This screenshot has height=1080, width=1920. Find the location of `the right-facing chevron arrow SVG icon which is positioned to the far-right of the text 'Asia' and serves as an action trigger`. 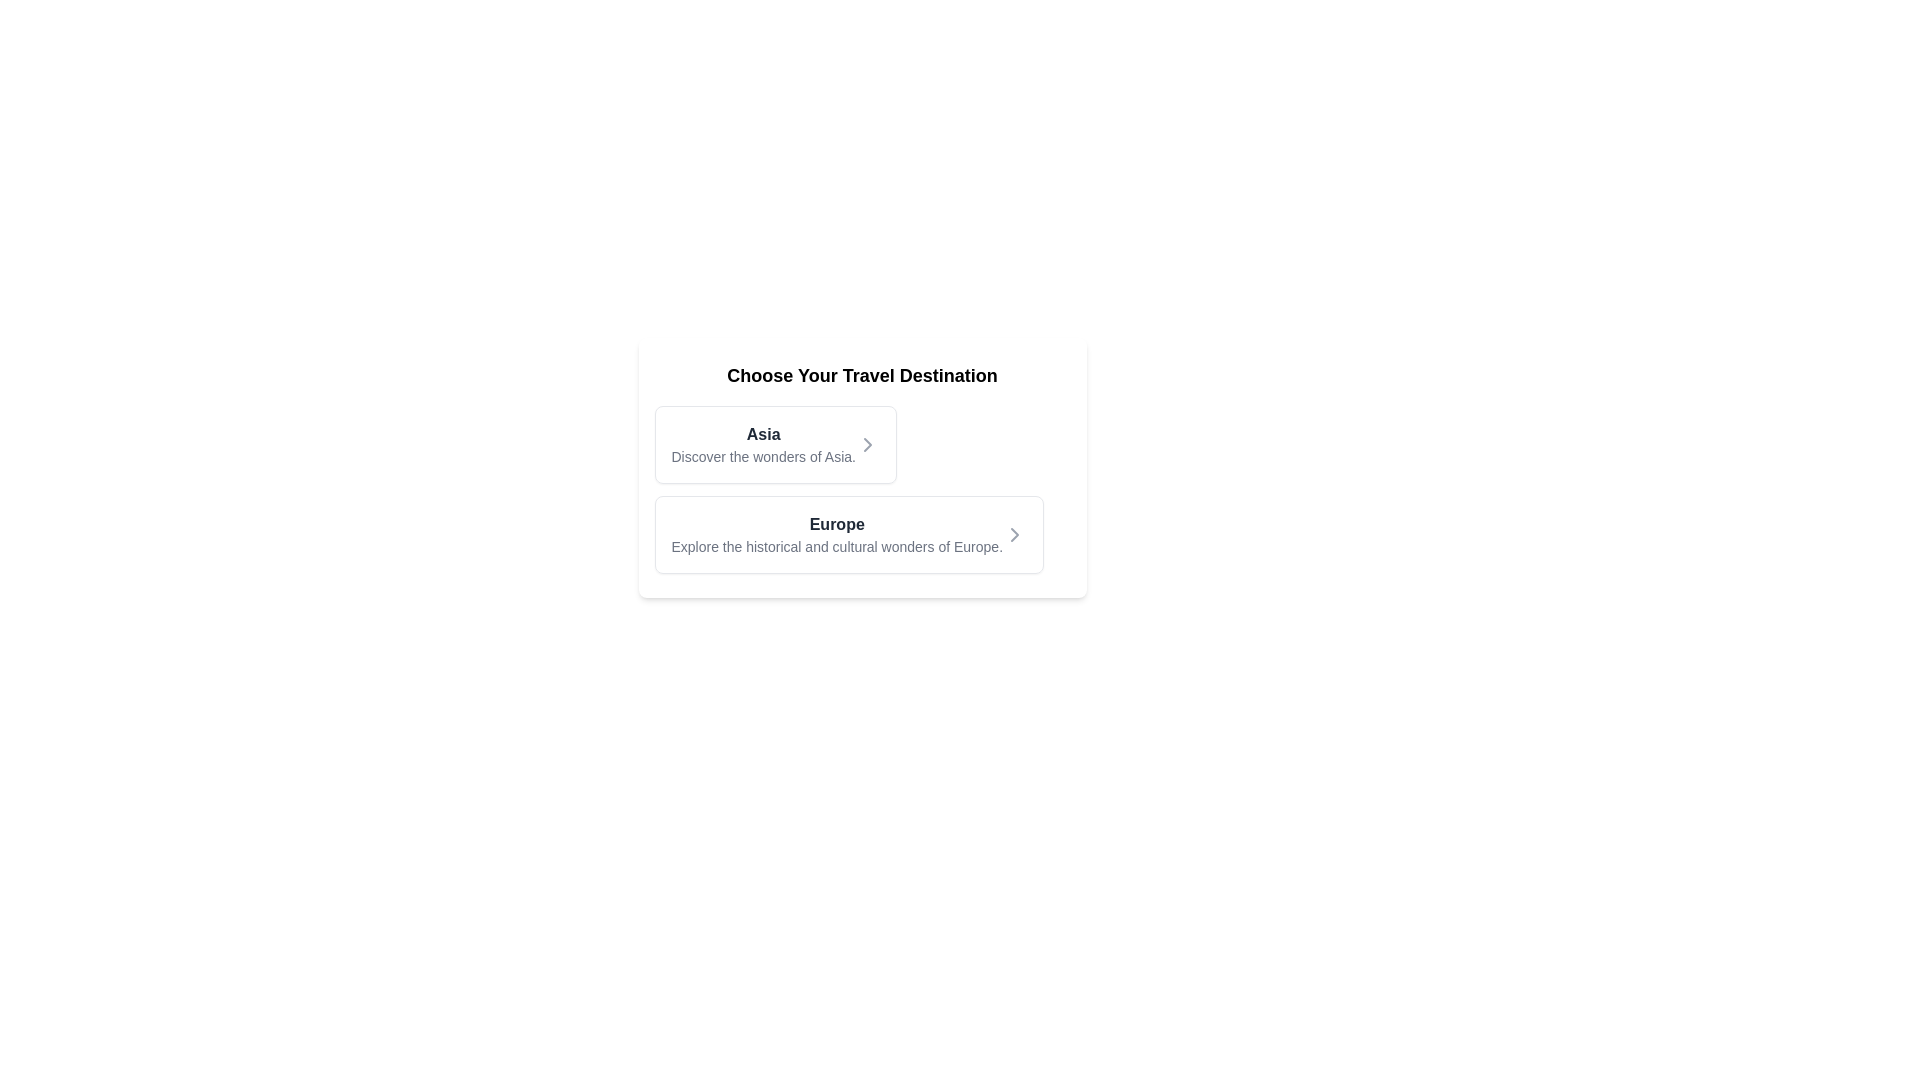

the right-facing chevron arrow SVG icon which is positioned to the far-right of the text 'Asia' and serves as an action trigger is located at coordinates (867, 443).